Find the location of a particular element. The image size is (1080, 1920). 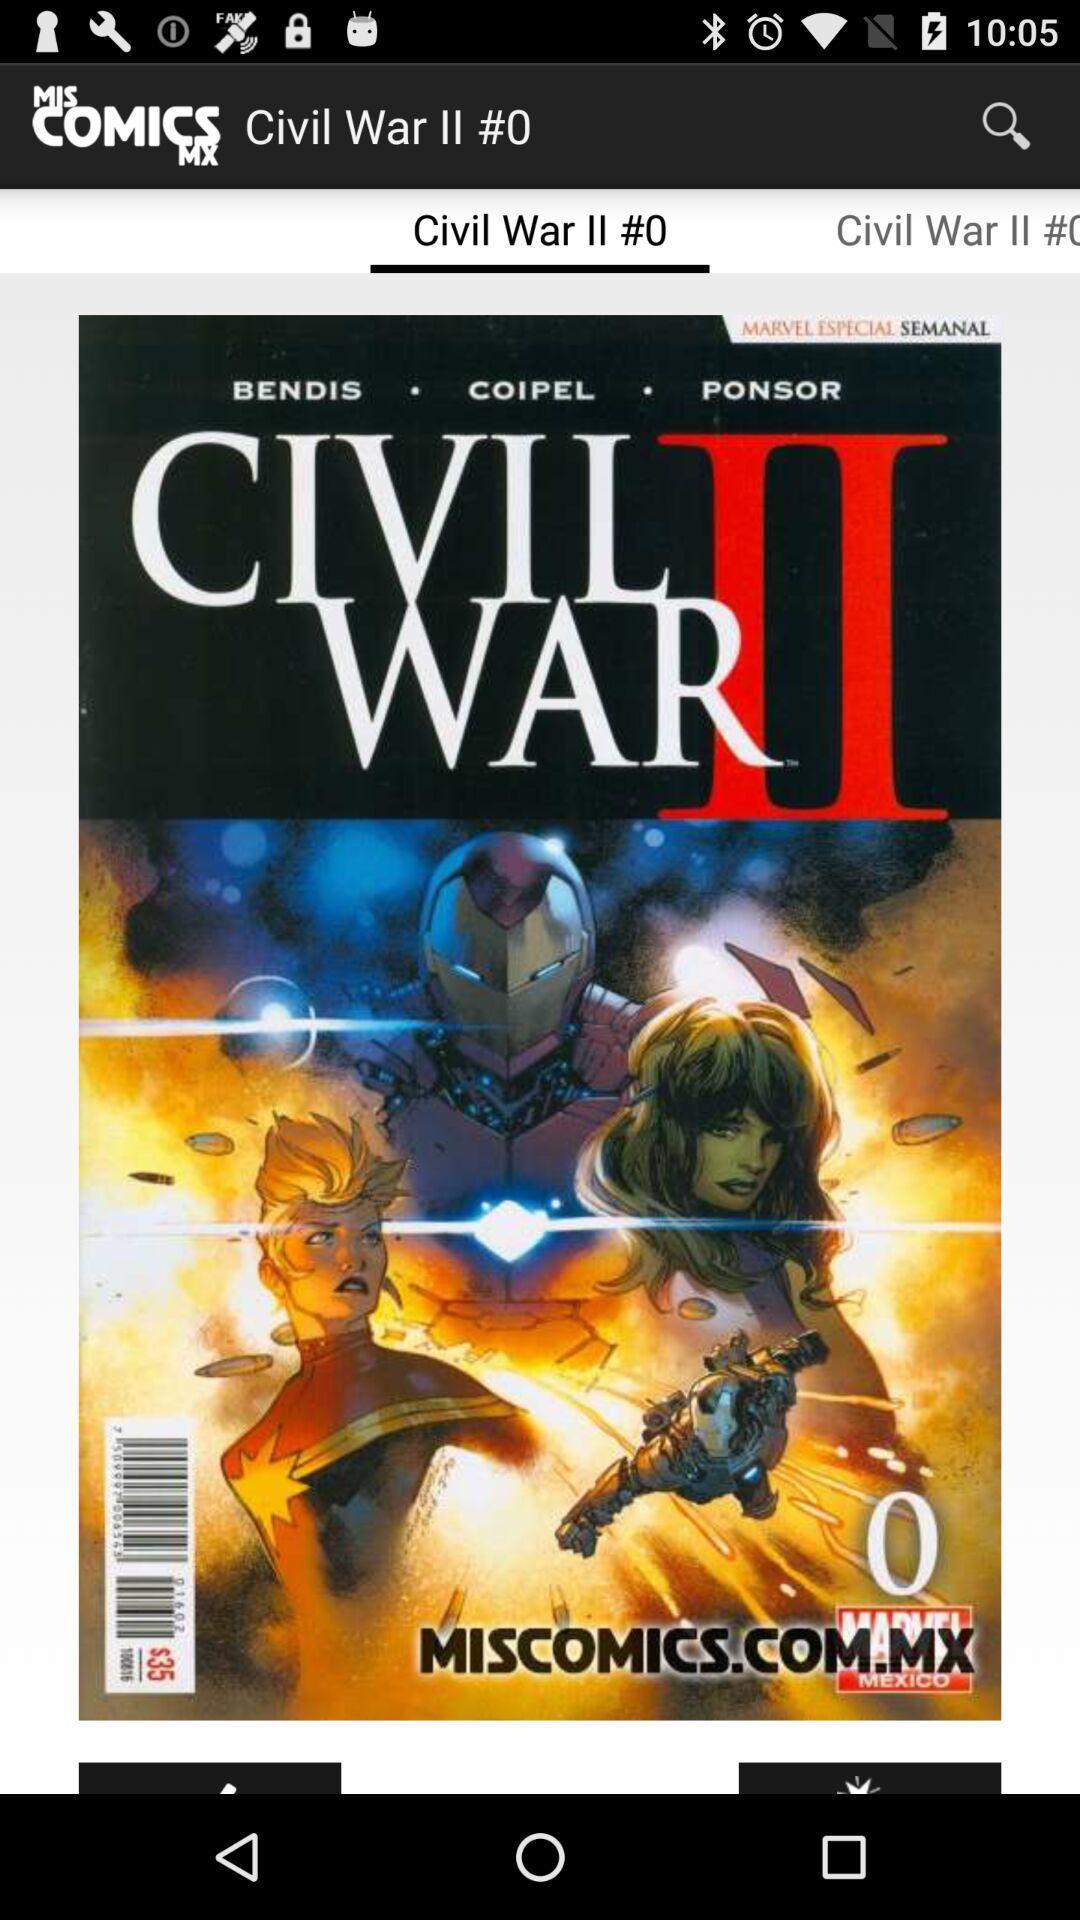

the app to the right of the civil war ii app is located at coordinates (1006, 124).